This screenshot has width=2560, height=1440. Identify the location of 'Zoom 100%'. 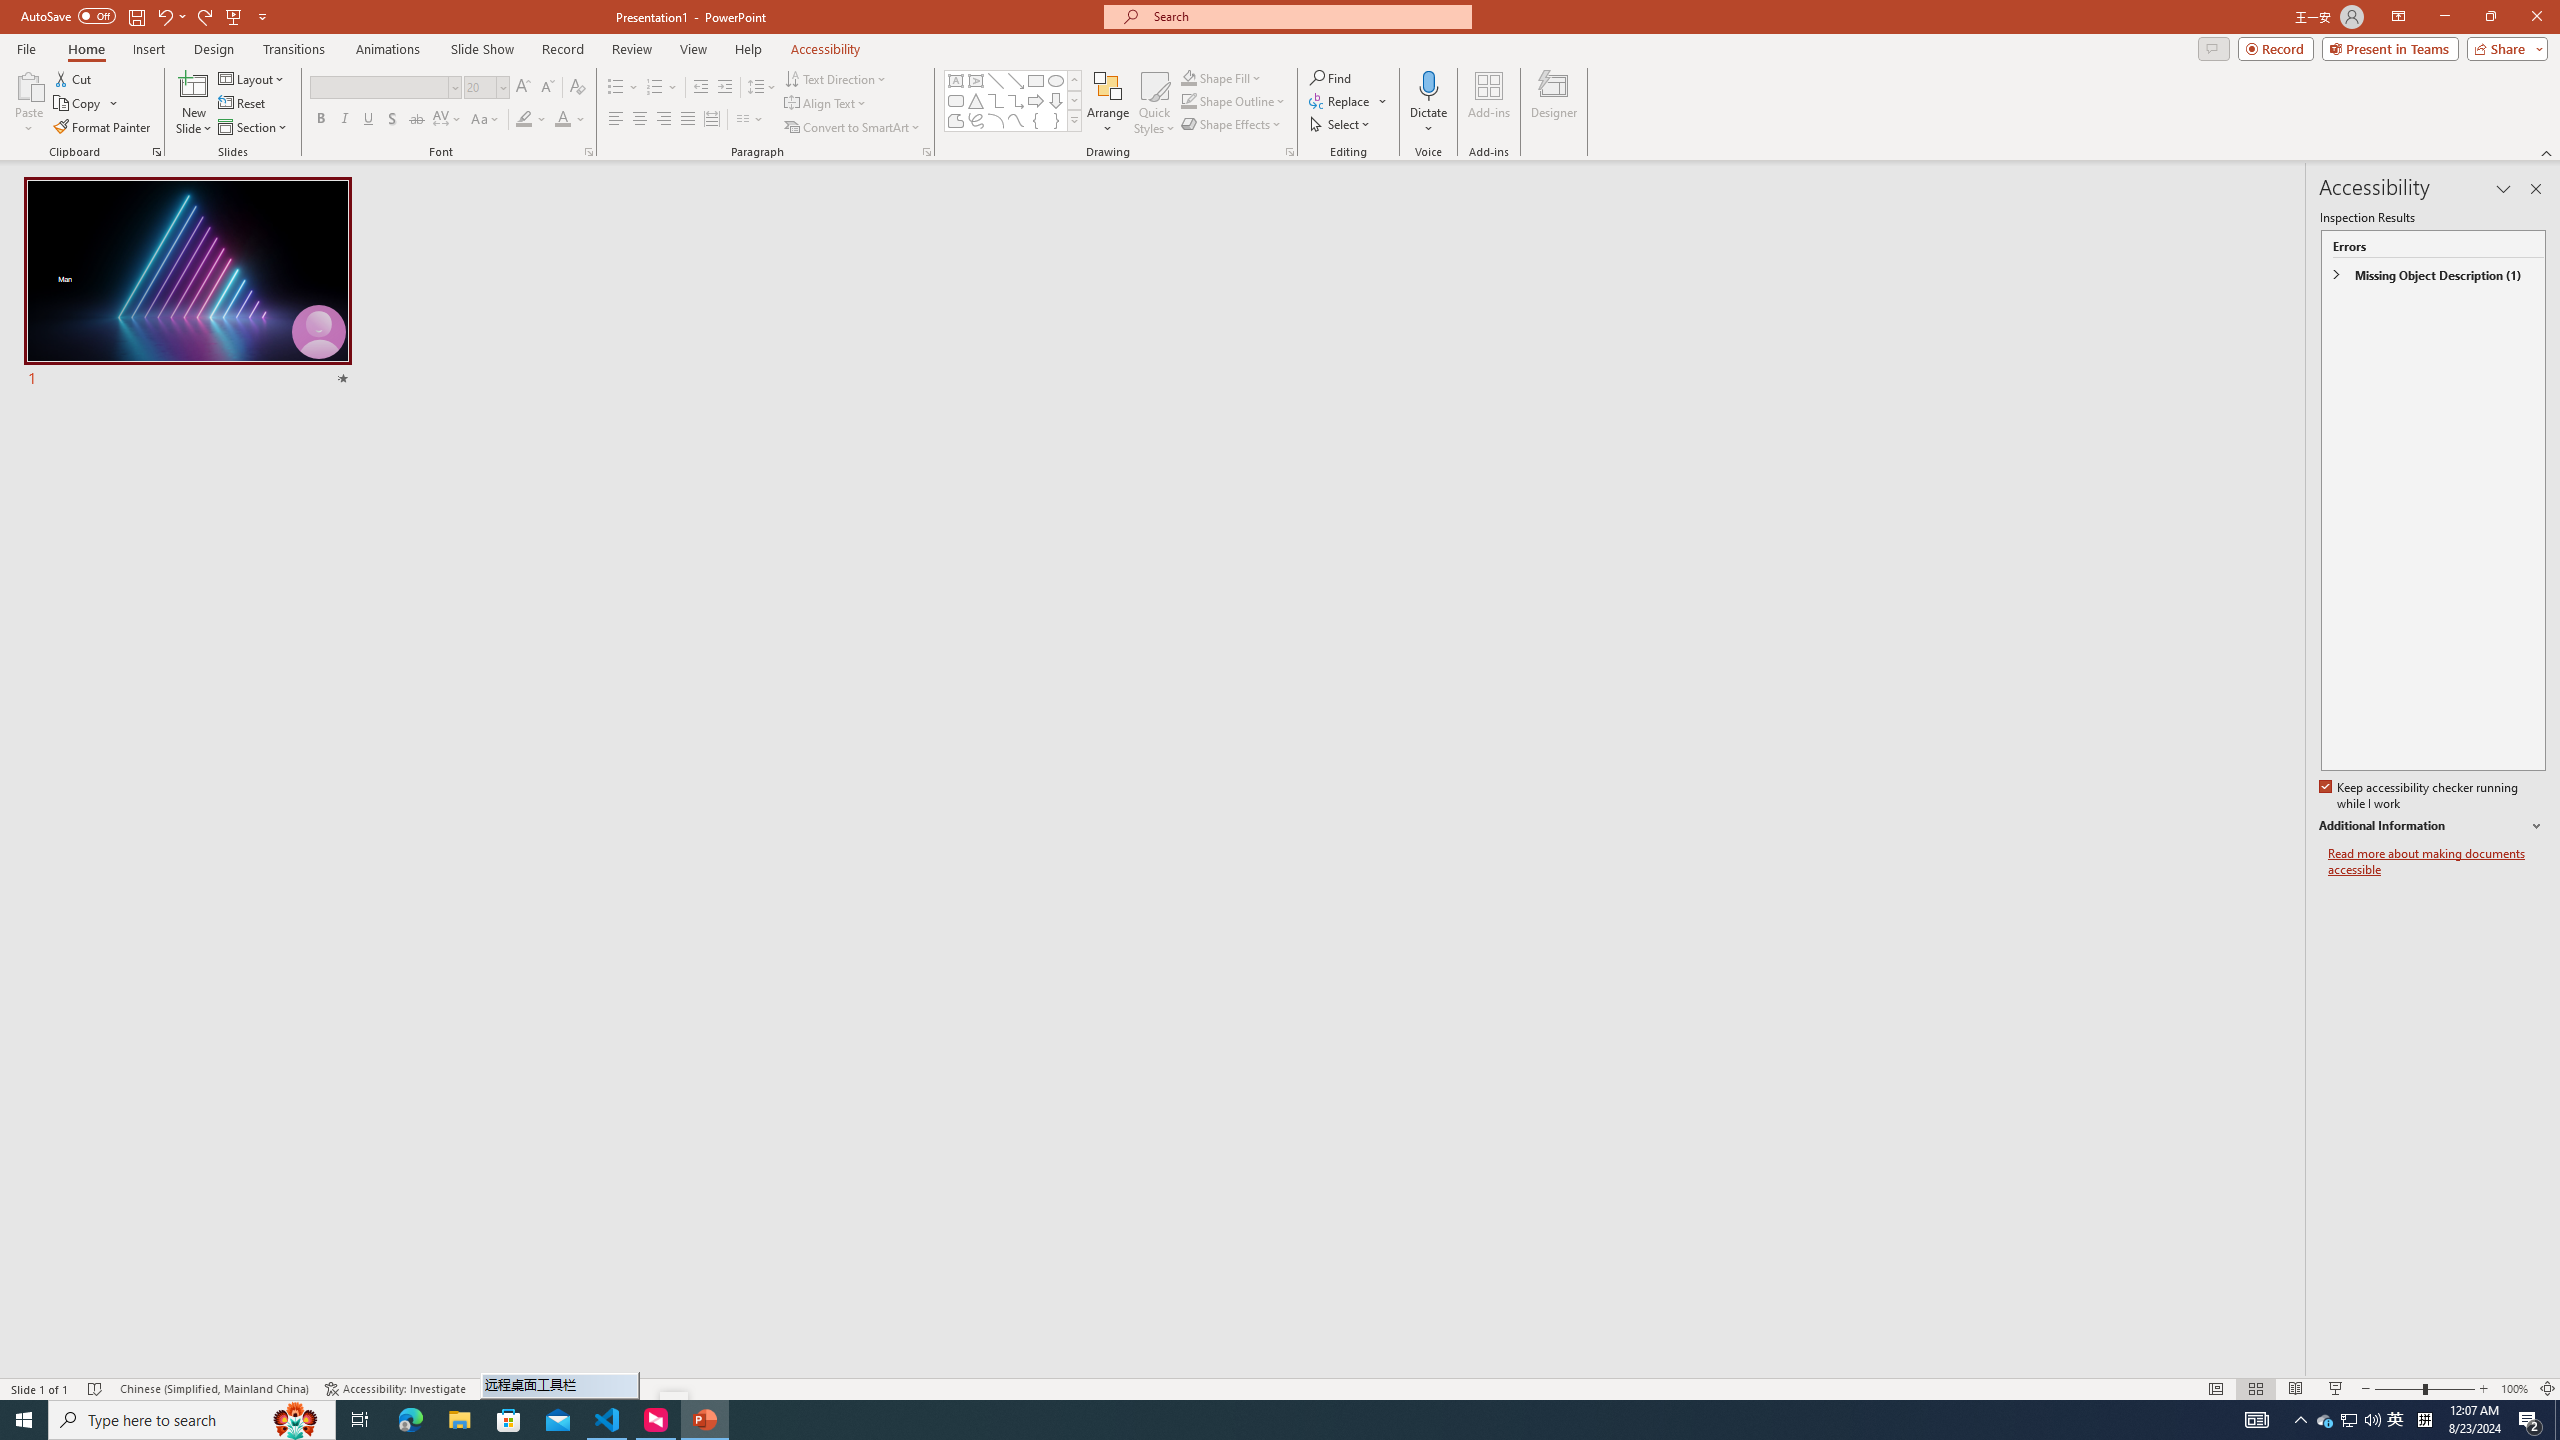
(2515, 1389).